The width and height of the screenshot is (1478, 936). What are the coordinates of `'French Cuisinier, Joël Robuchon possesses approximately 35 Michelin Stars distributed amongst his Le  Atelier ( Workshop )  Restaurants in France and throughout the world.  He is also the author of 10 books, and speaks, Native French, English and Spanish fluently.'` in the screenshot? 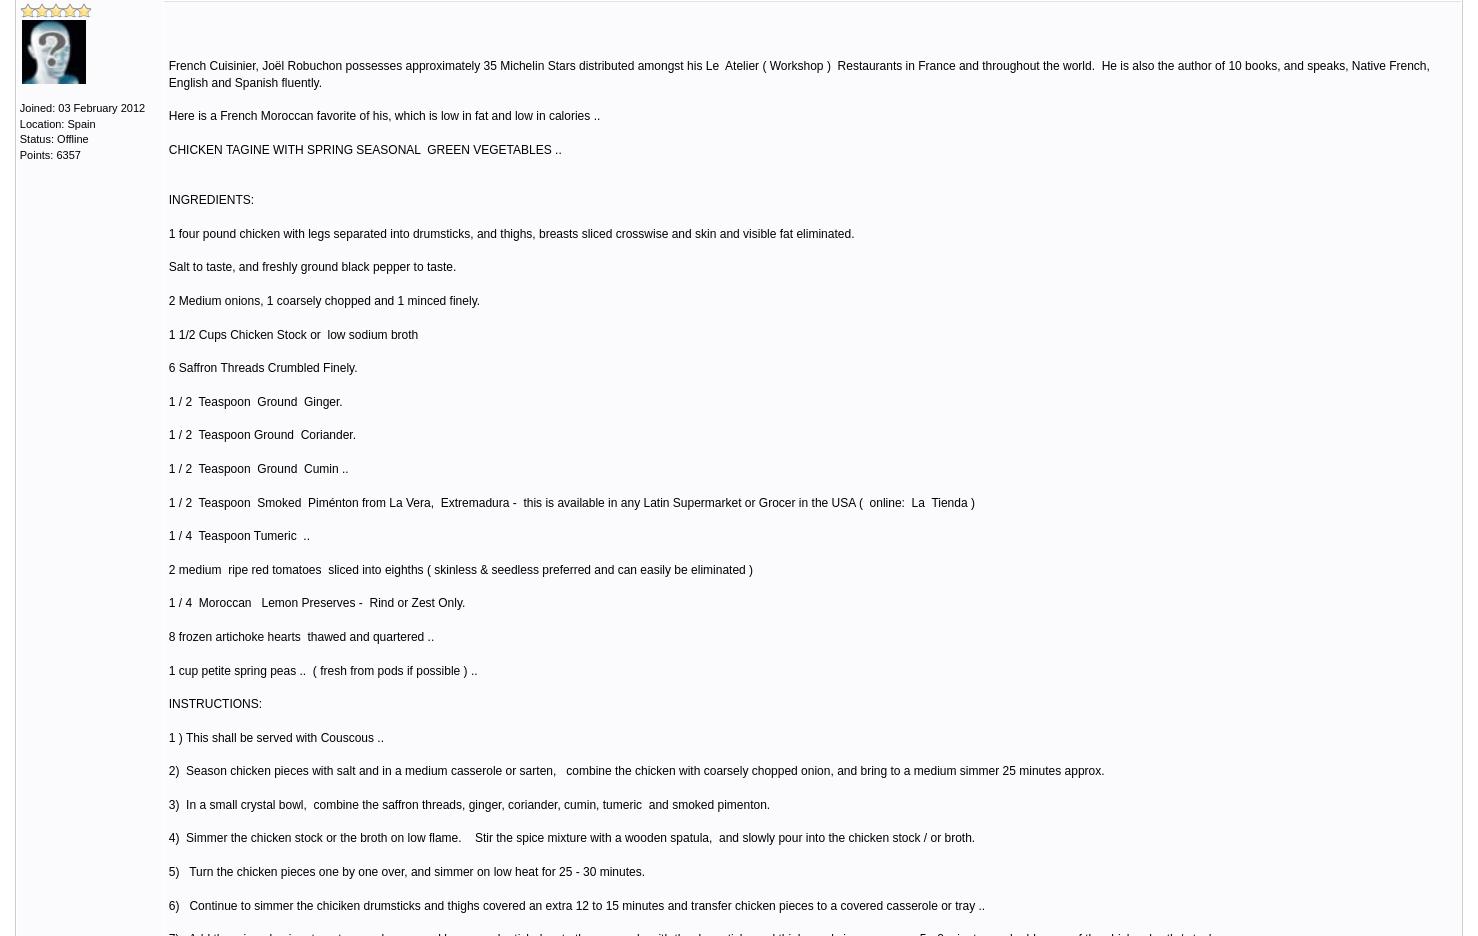 It's located at (798, 73).